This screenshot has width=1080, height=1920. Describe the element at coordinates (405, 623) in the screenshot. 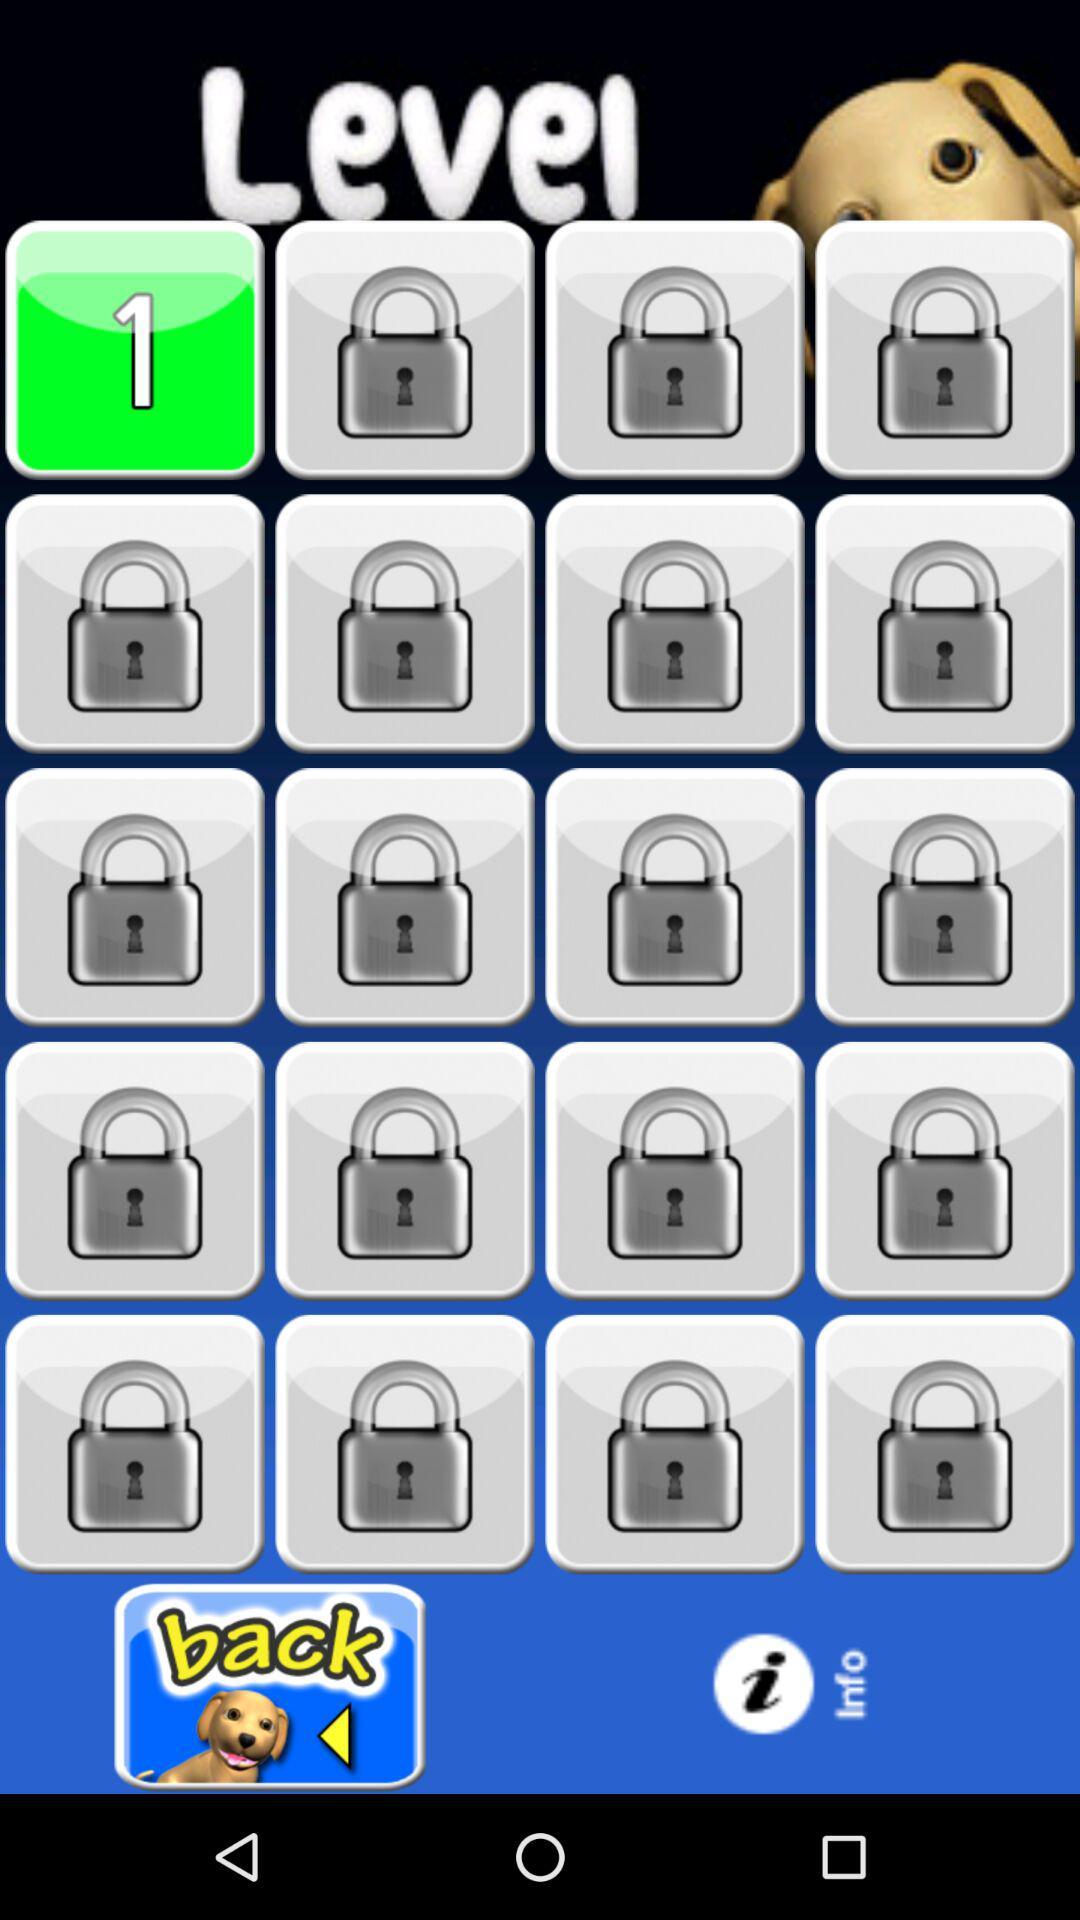

I see `locked level` at that location.